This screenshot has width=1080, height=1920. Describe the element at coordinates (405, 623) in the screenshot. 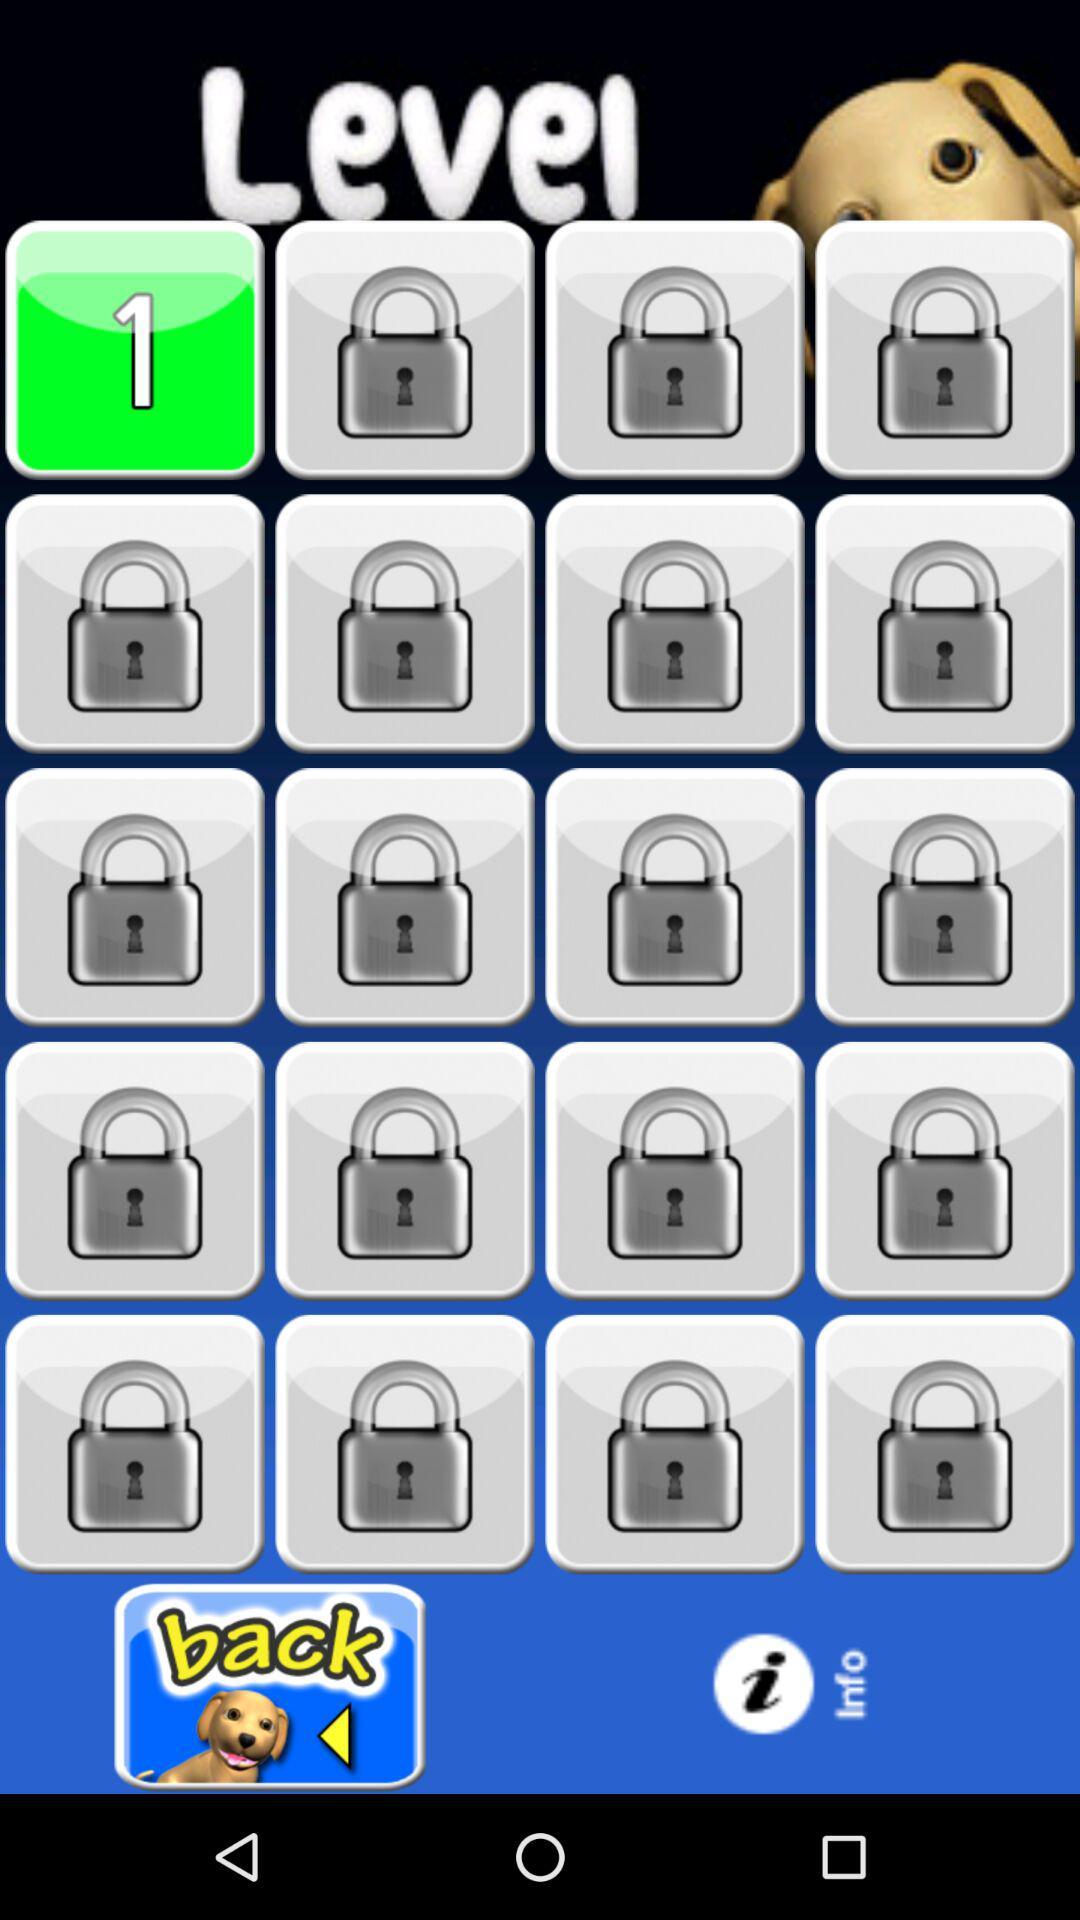

I see `locked level` at that location.